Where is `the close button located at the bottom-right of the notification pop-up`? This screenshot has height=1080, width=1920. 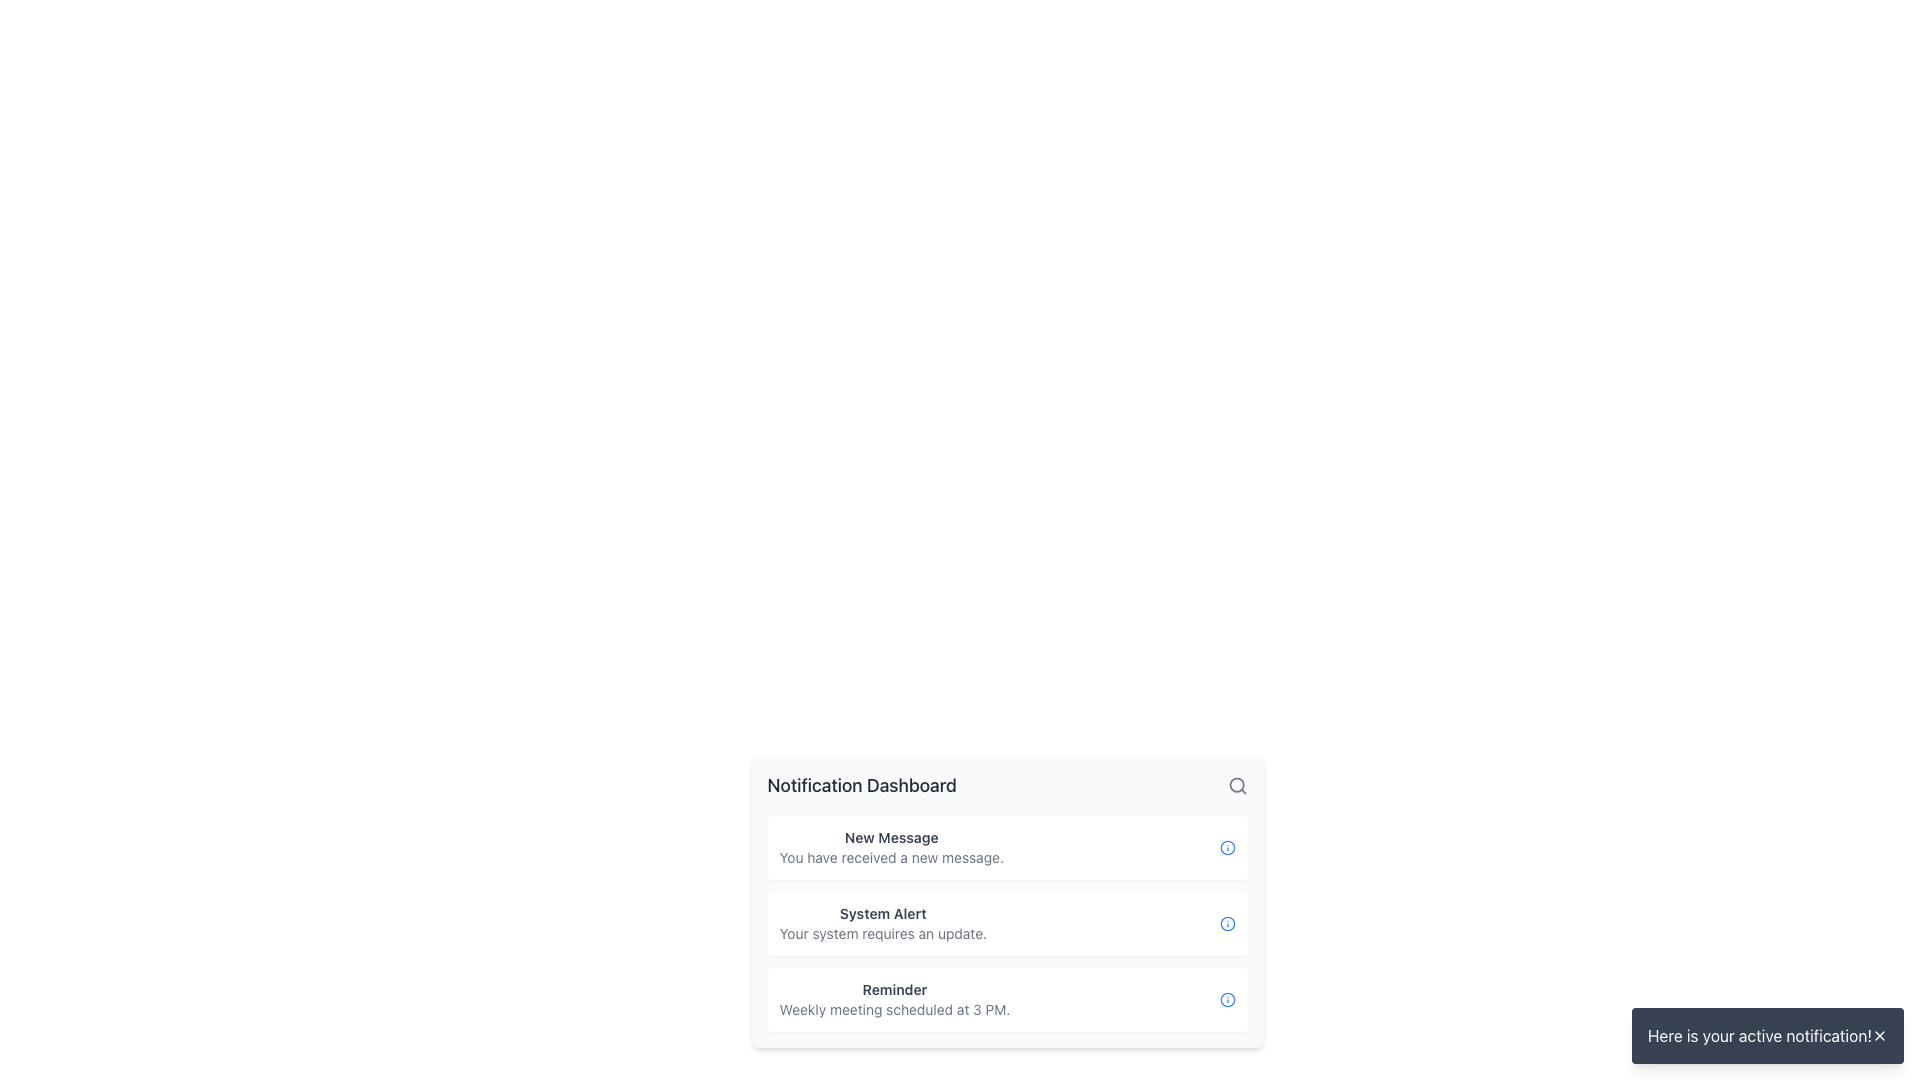
the close button located at the bottom-right of the notification pop-up is located at coordinates (1879, 1035).